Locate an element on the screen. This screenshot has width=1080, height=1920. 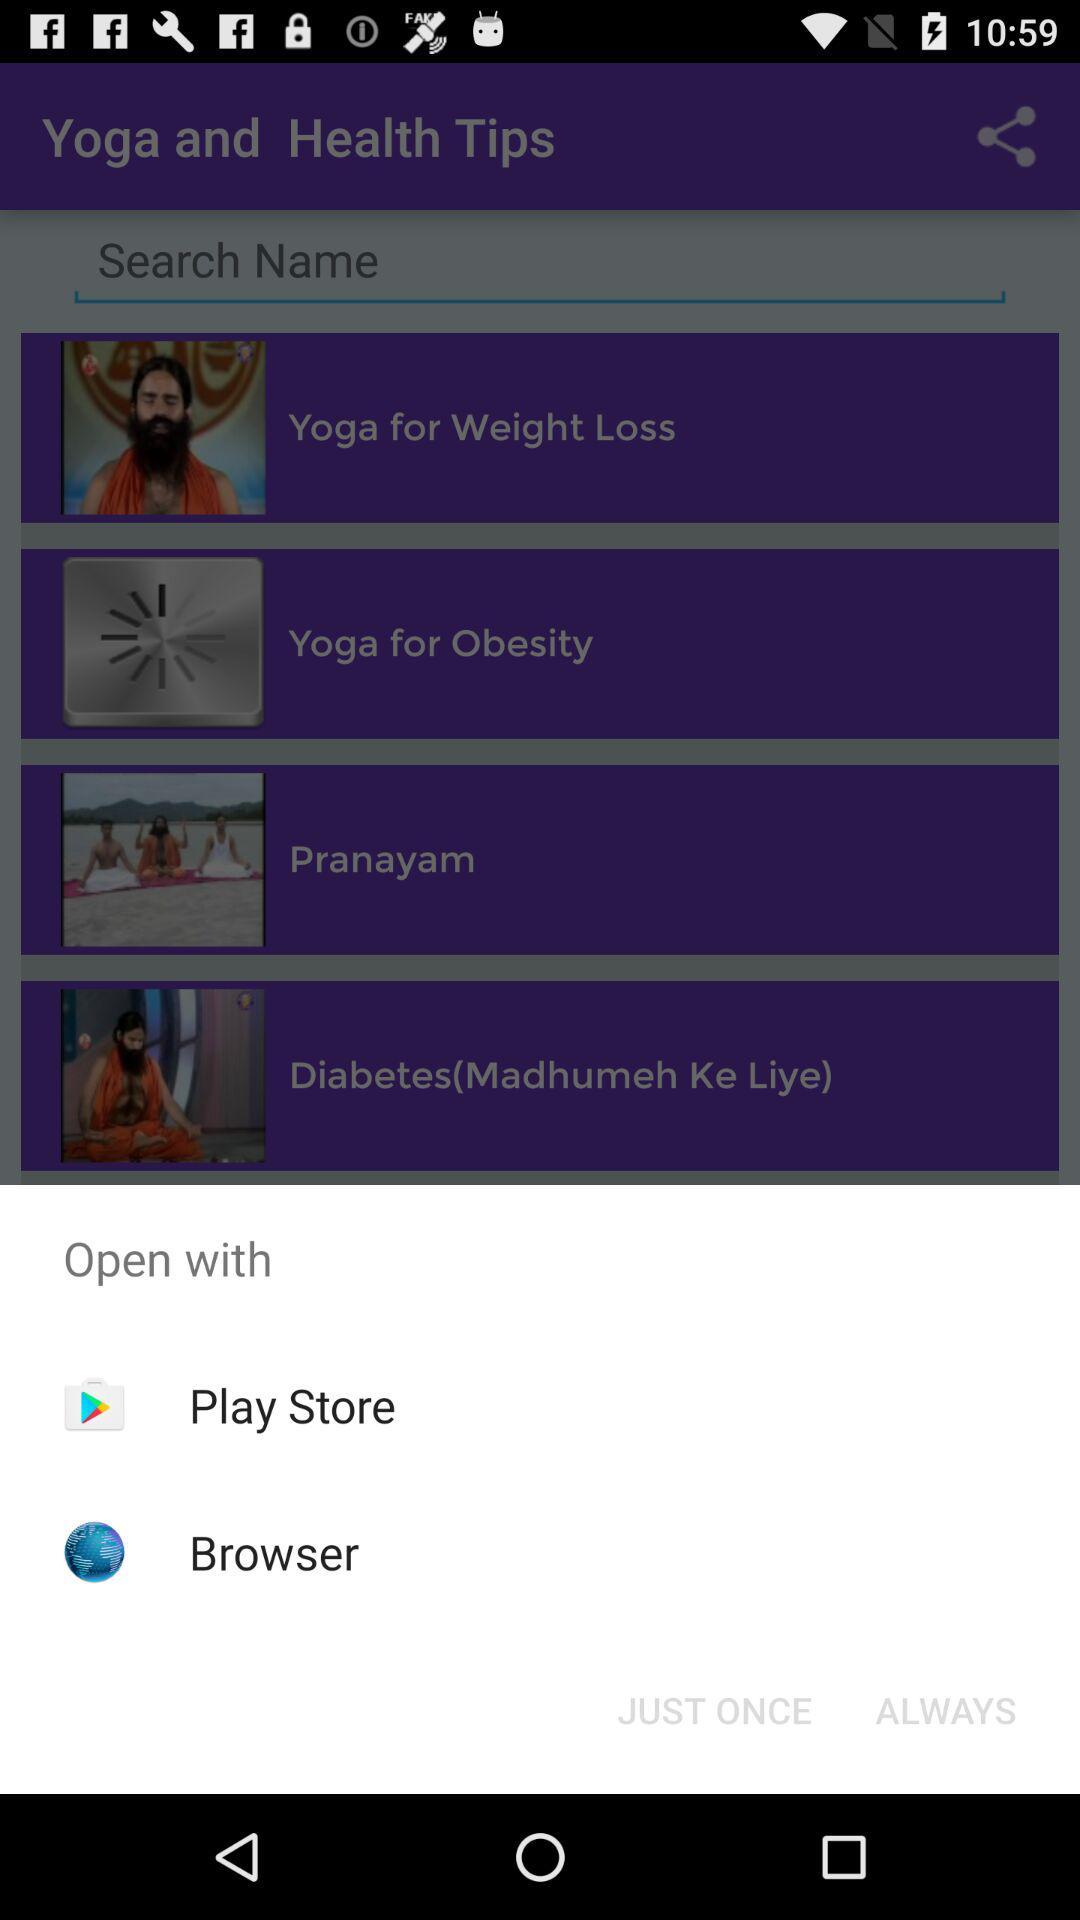
always button is located at coordinates (945, 1708).